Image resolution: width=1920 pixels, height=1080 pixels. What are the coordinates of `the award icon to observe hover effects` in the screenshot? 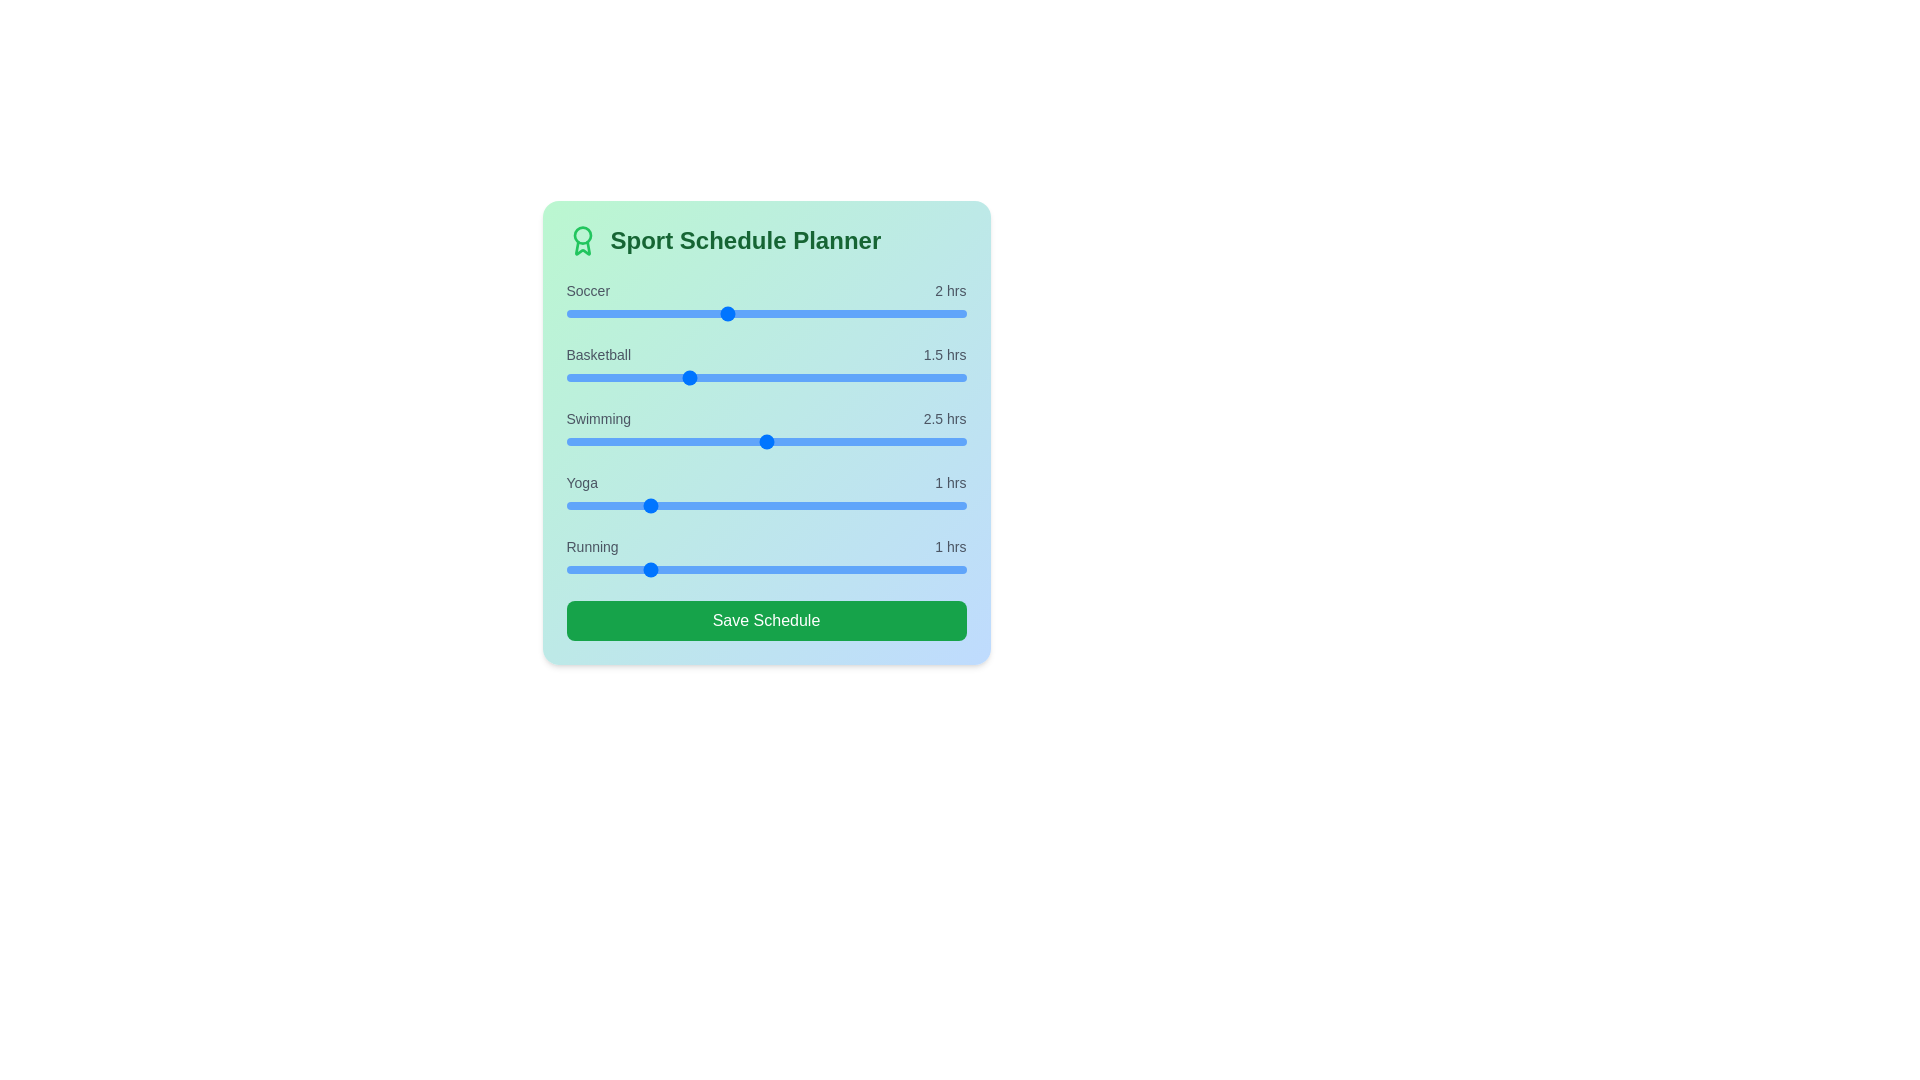 It's located at (581, 239).